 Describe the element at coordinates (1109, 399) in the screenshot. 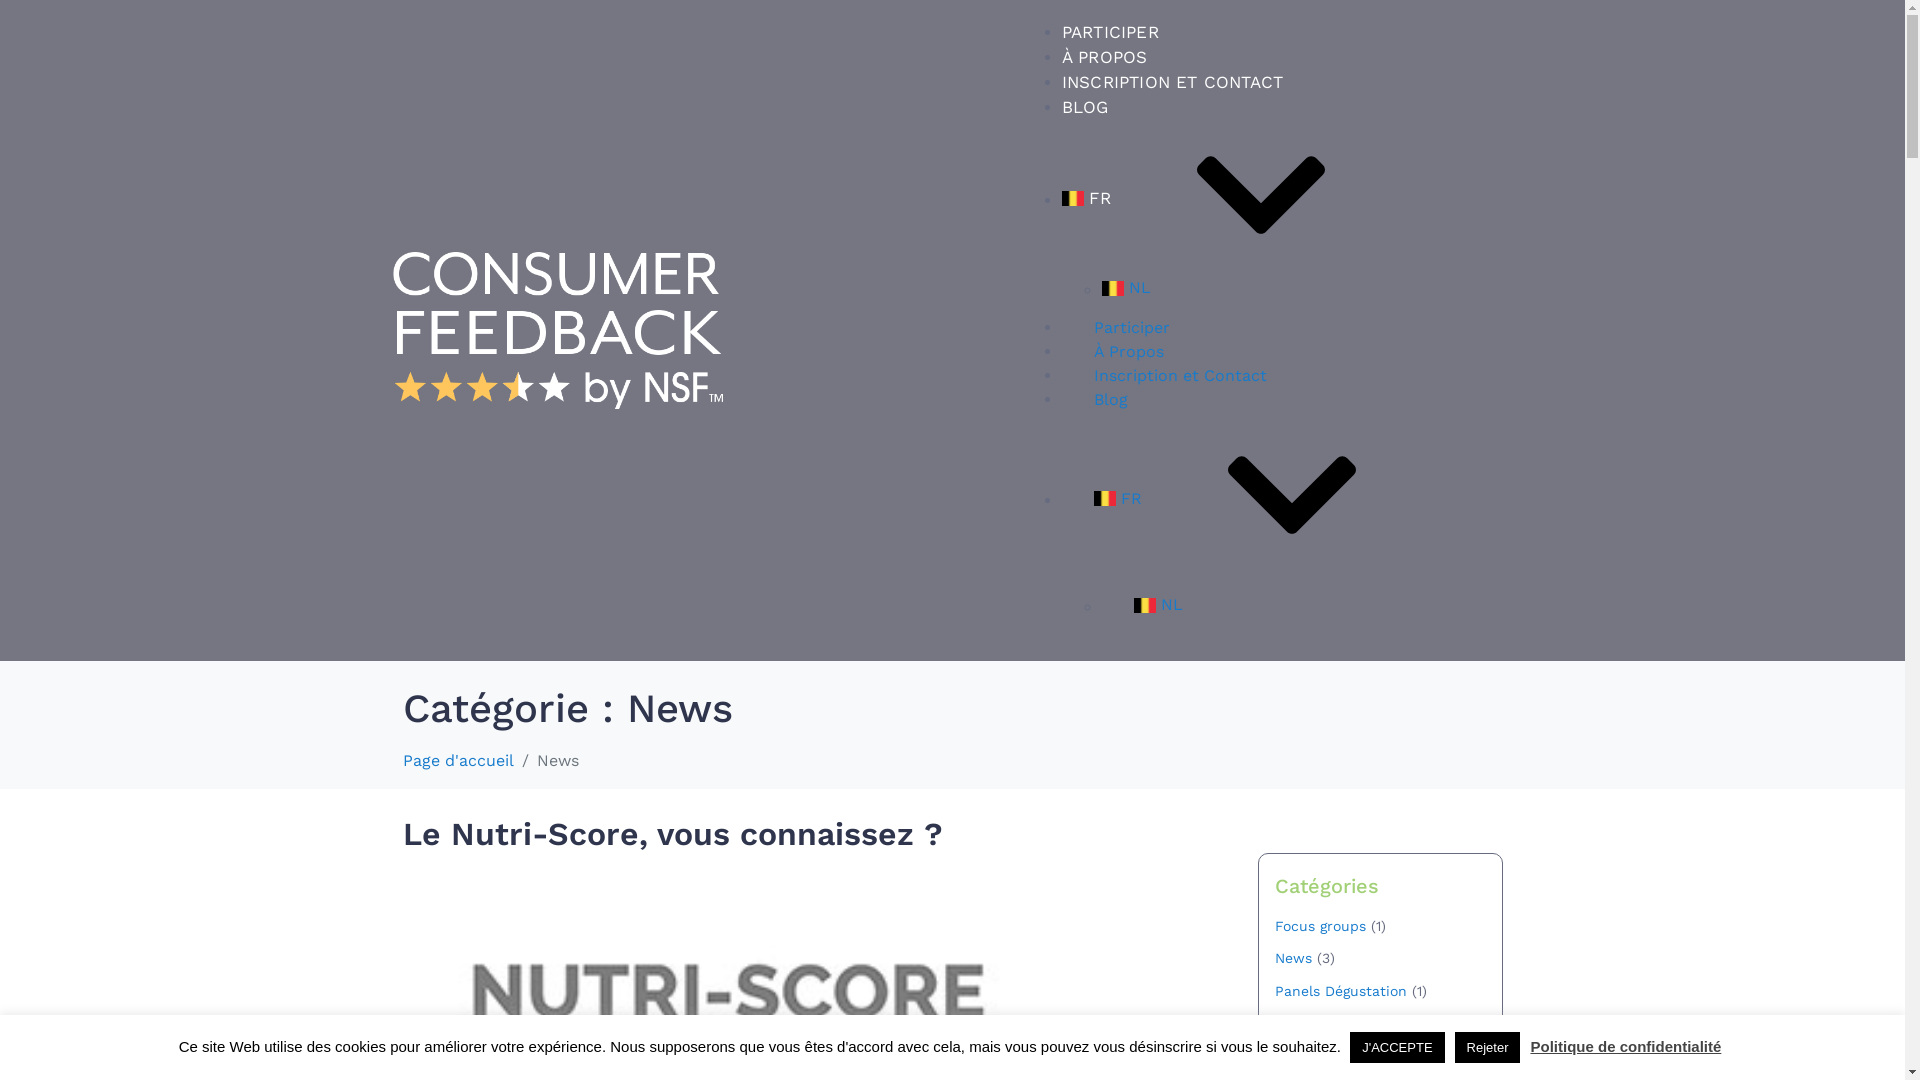

I see `'Blog'` at that location.